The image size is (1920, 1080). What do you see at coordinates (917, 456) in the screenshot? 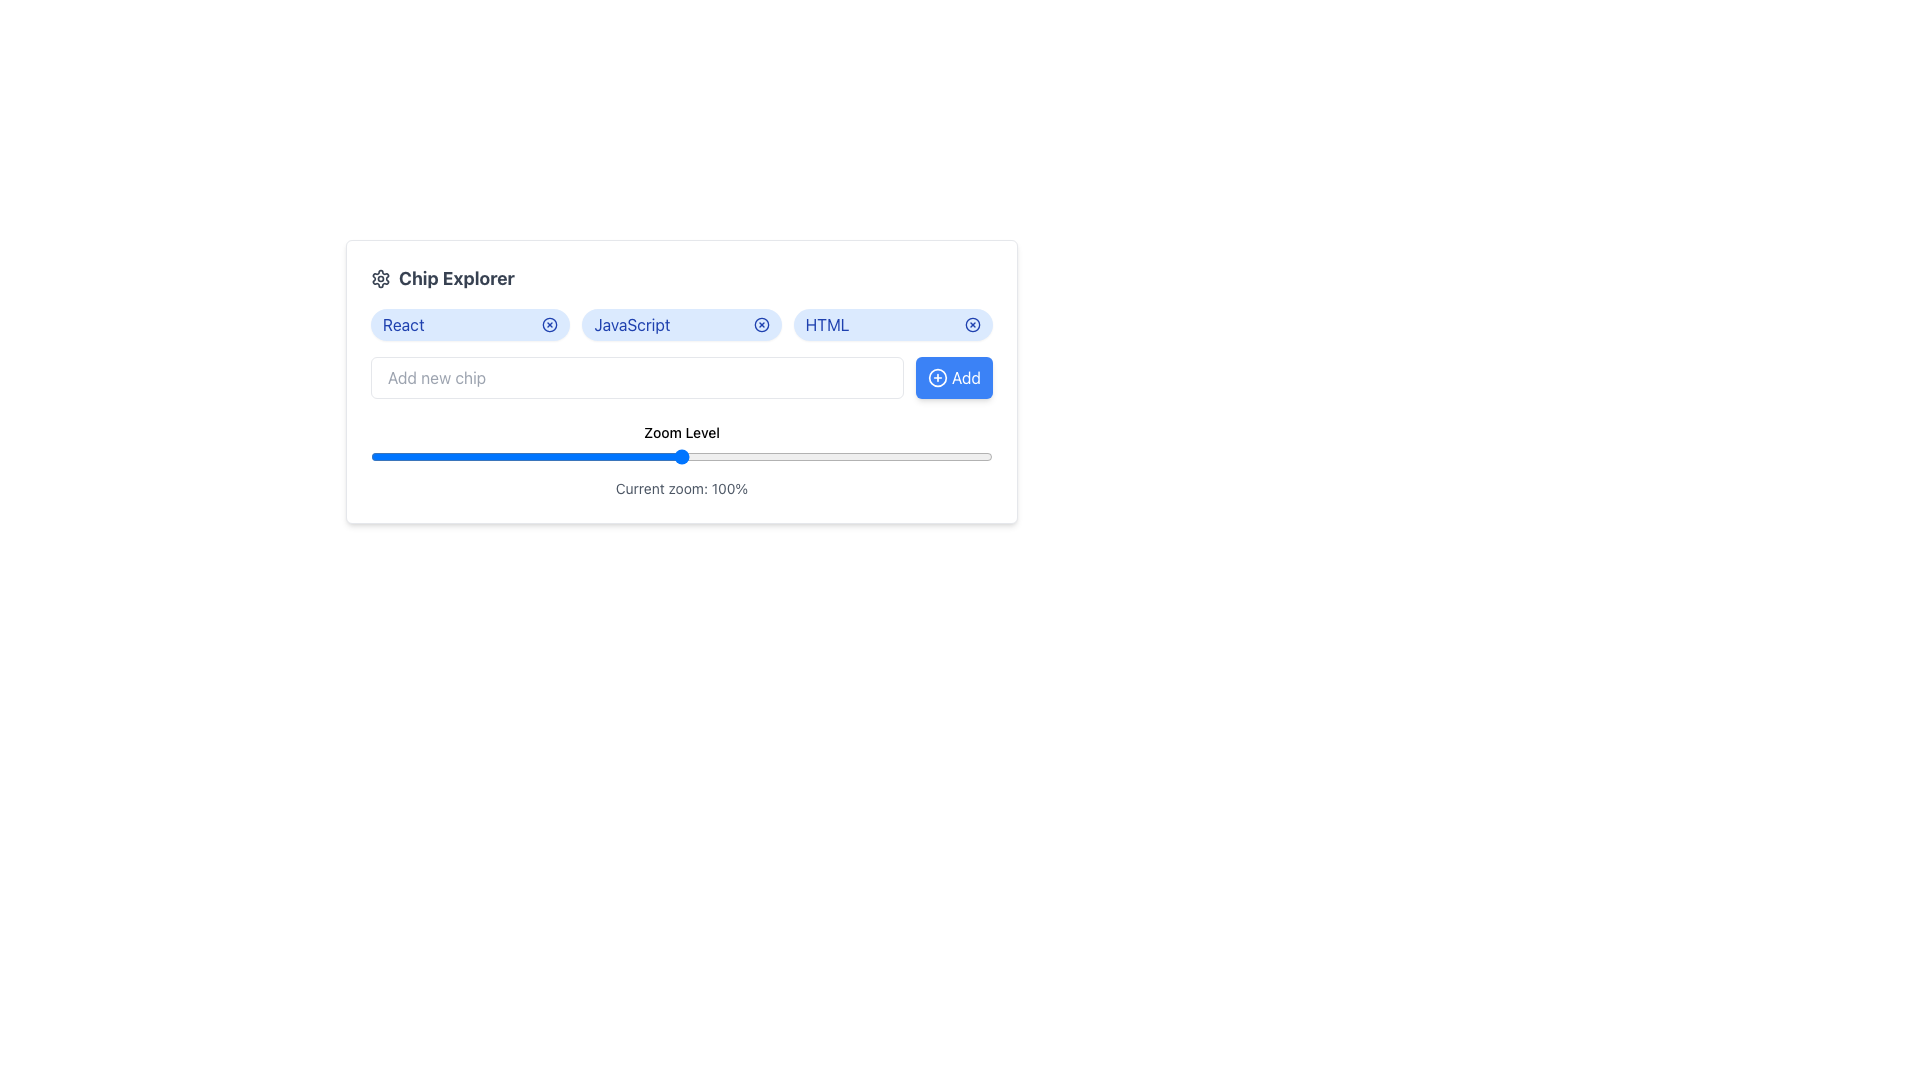
I see `zoom level` at bounding box center [917, 456].